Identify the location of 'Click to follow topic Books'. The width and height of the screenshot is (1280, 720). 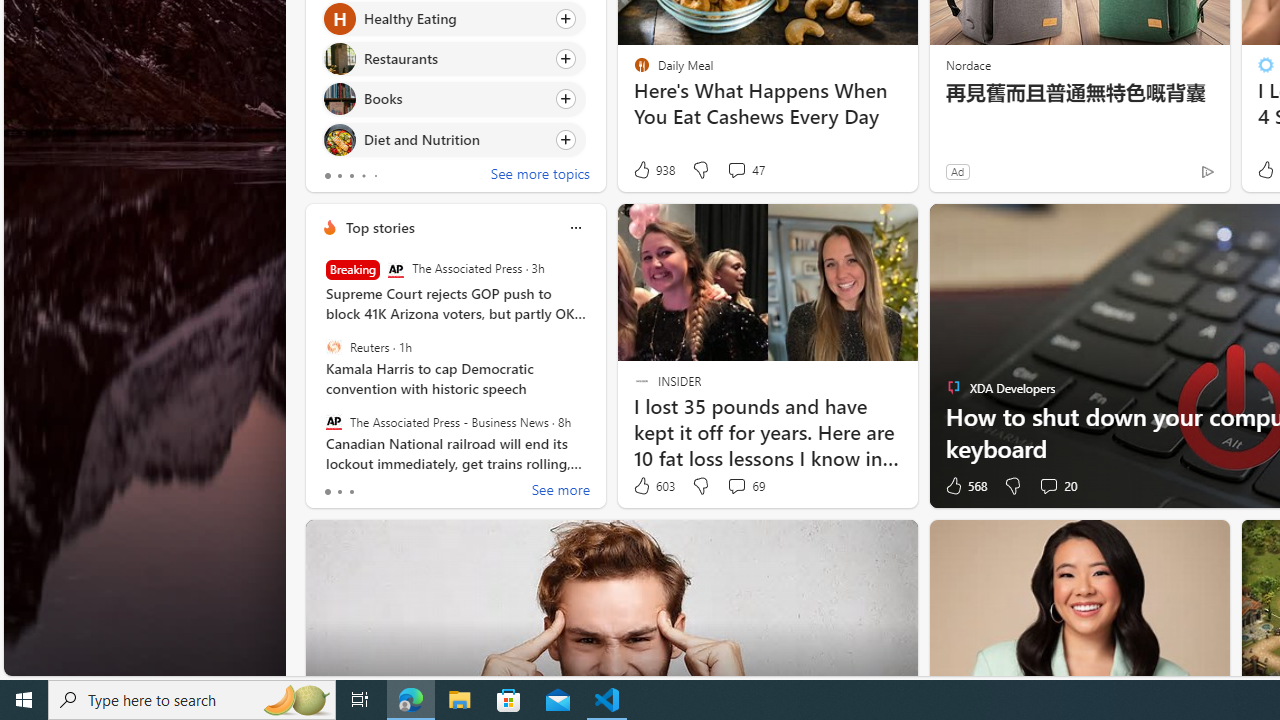
(452, 99).